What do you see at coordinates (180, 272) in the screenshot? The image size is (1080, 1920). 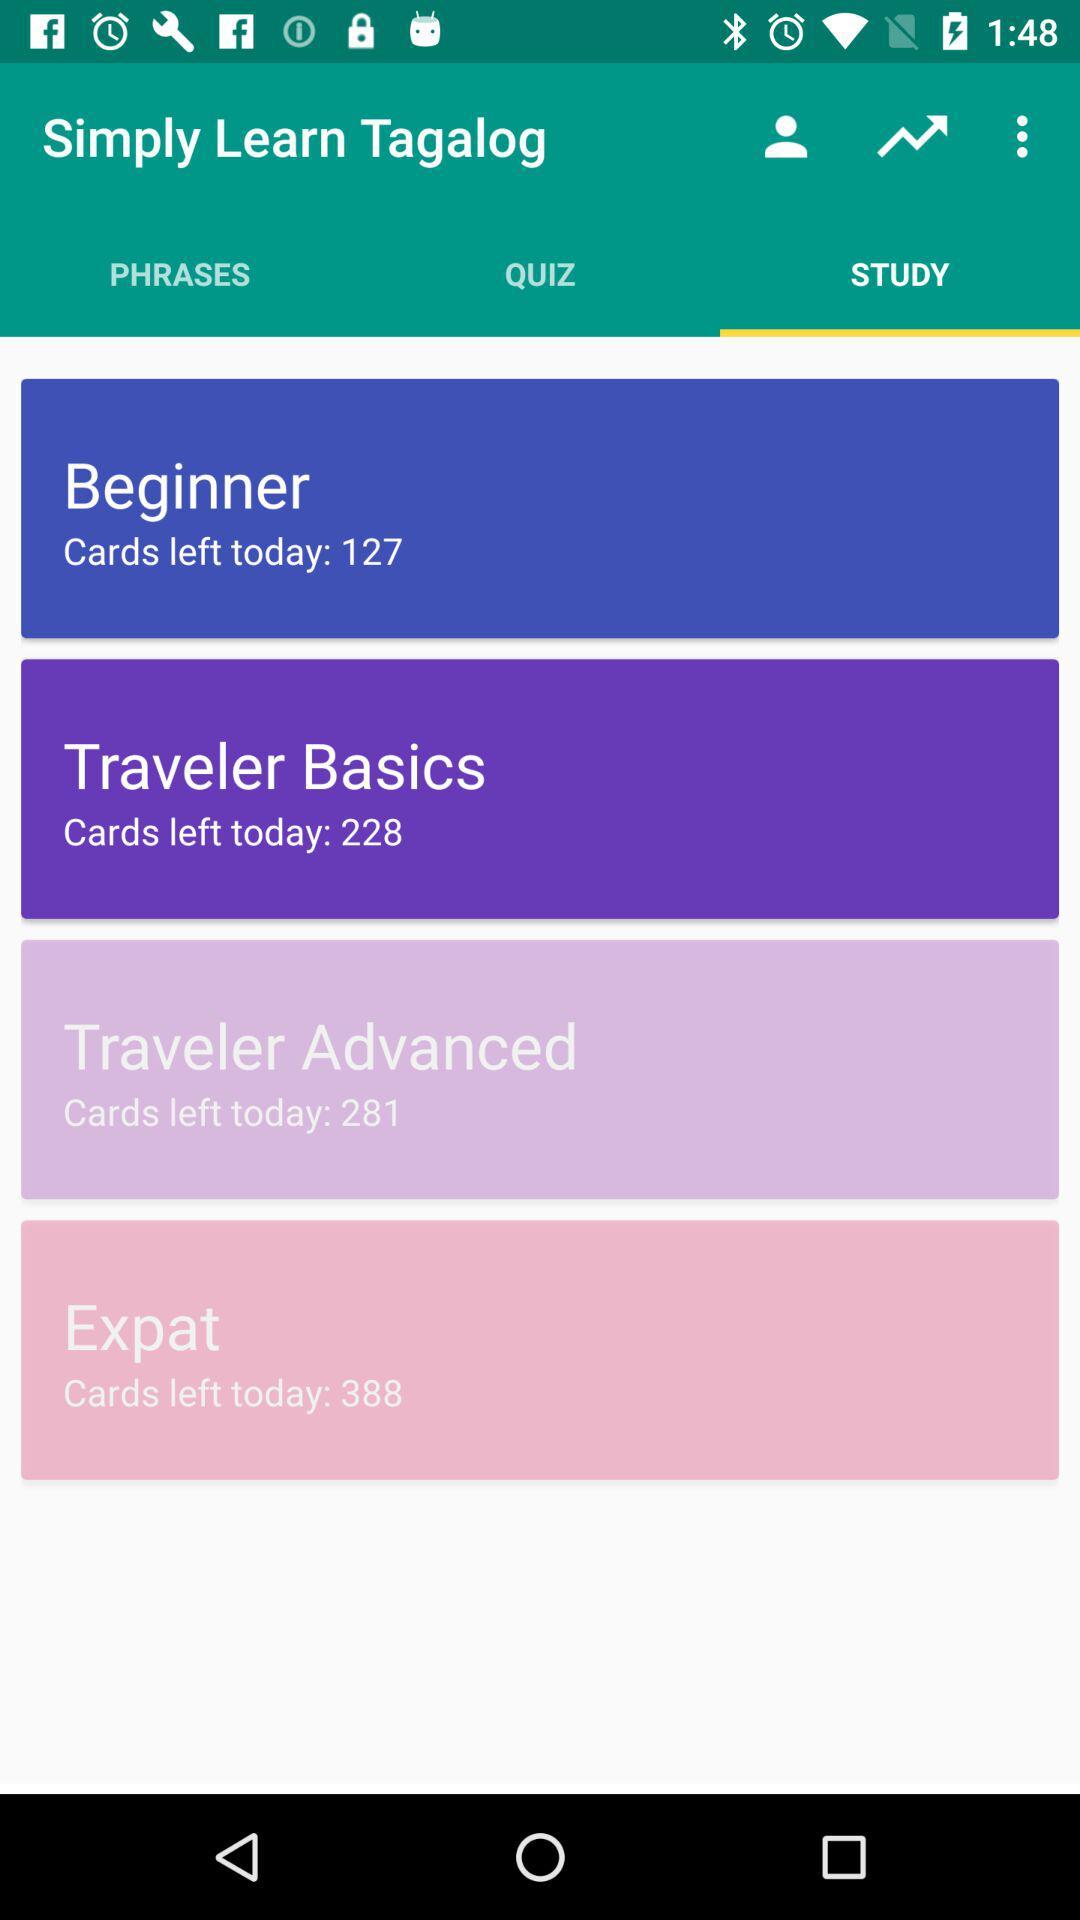 I see `item next to the quiz app` at bounding box center [180, 272].